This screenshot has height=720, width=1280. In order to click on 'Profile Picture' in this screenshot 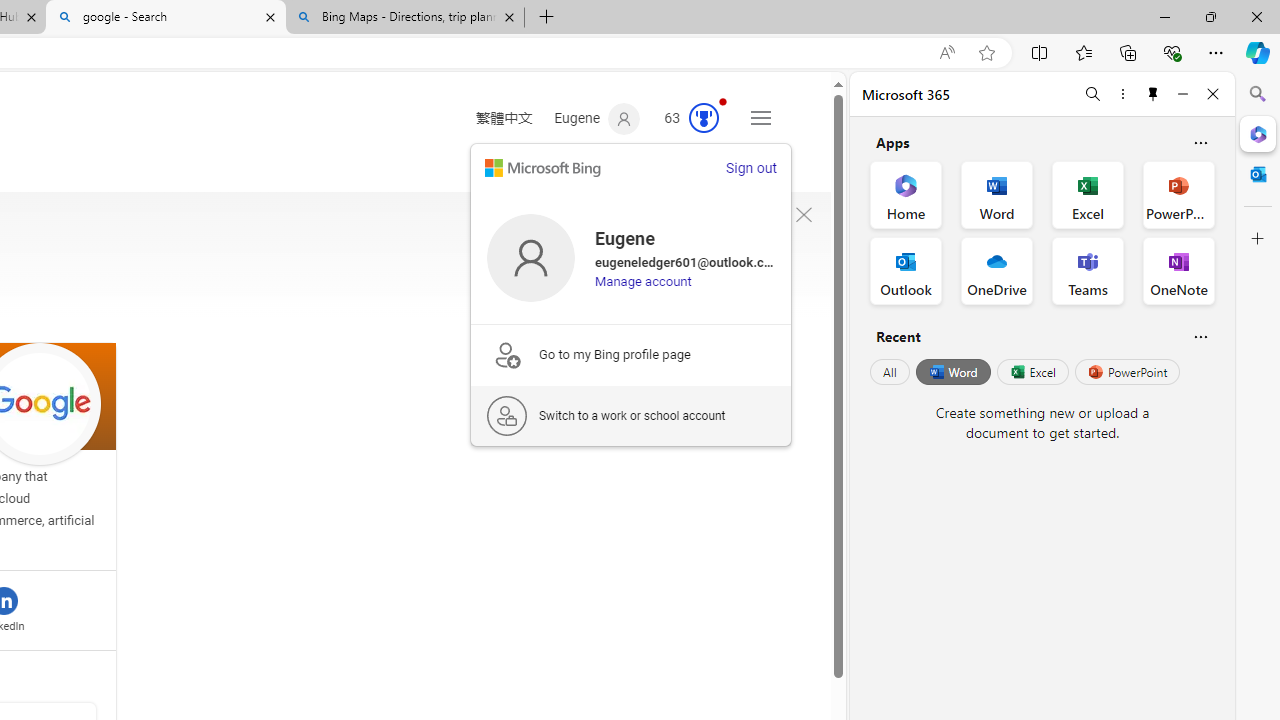, I will do `click(530, 256)`.